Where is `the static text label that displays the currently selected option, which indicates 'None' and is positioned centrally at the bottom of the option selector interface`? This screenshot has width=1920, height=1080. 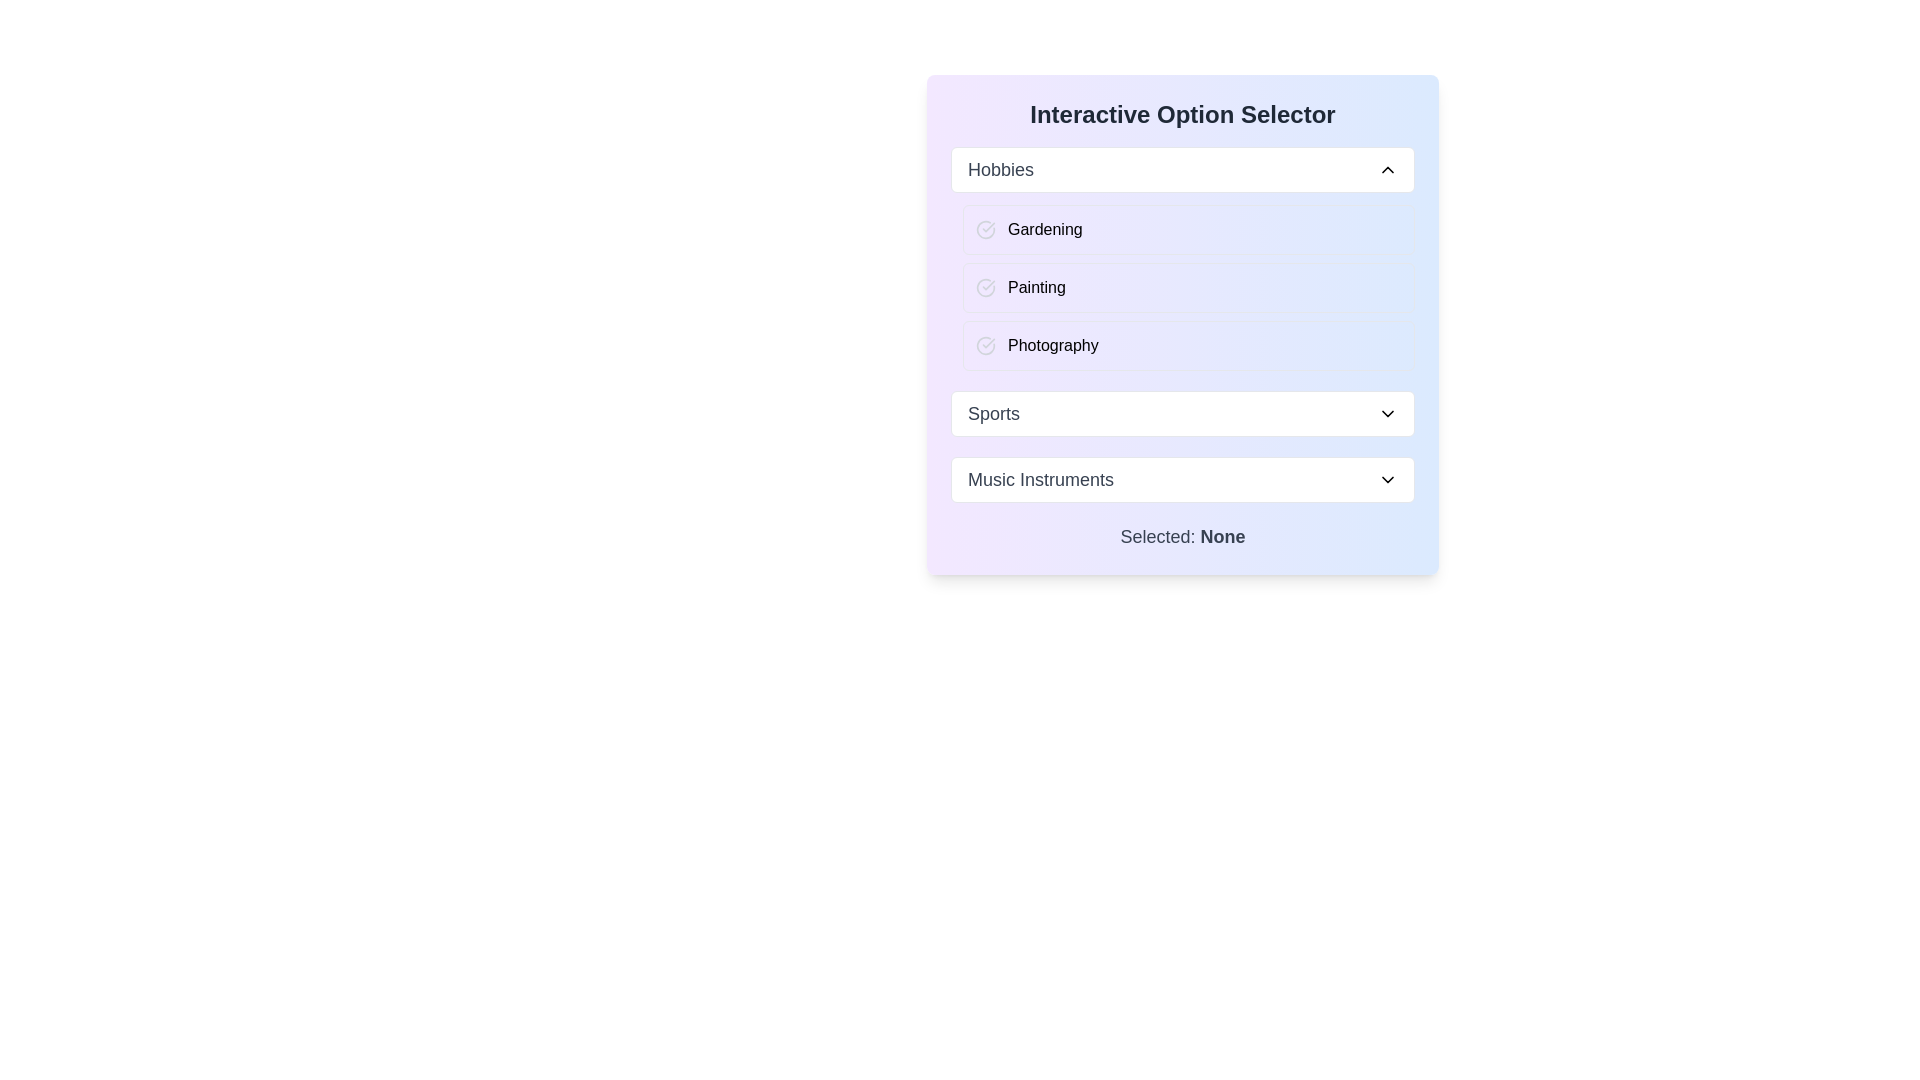 the static text label that displays the currently selected option, which indicates 'None' and is positioned centrally at the bottom of the option selector interface is located at coordinates (1182, 535).